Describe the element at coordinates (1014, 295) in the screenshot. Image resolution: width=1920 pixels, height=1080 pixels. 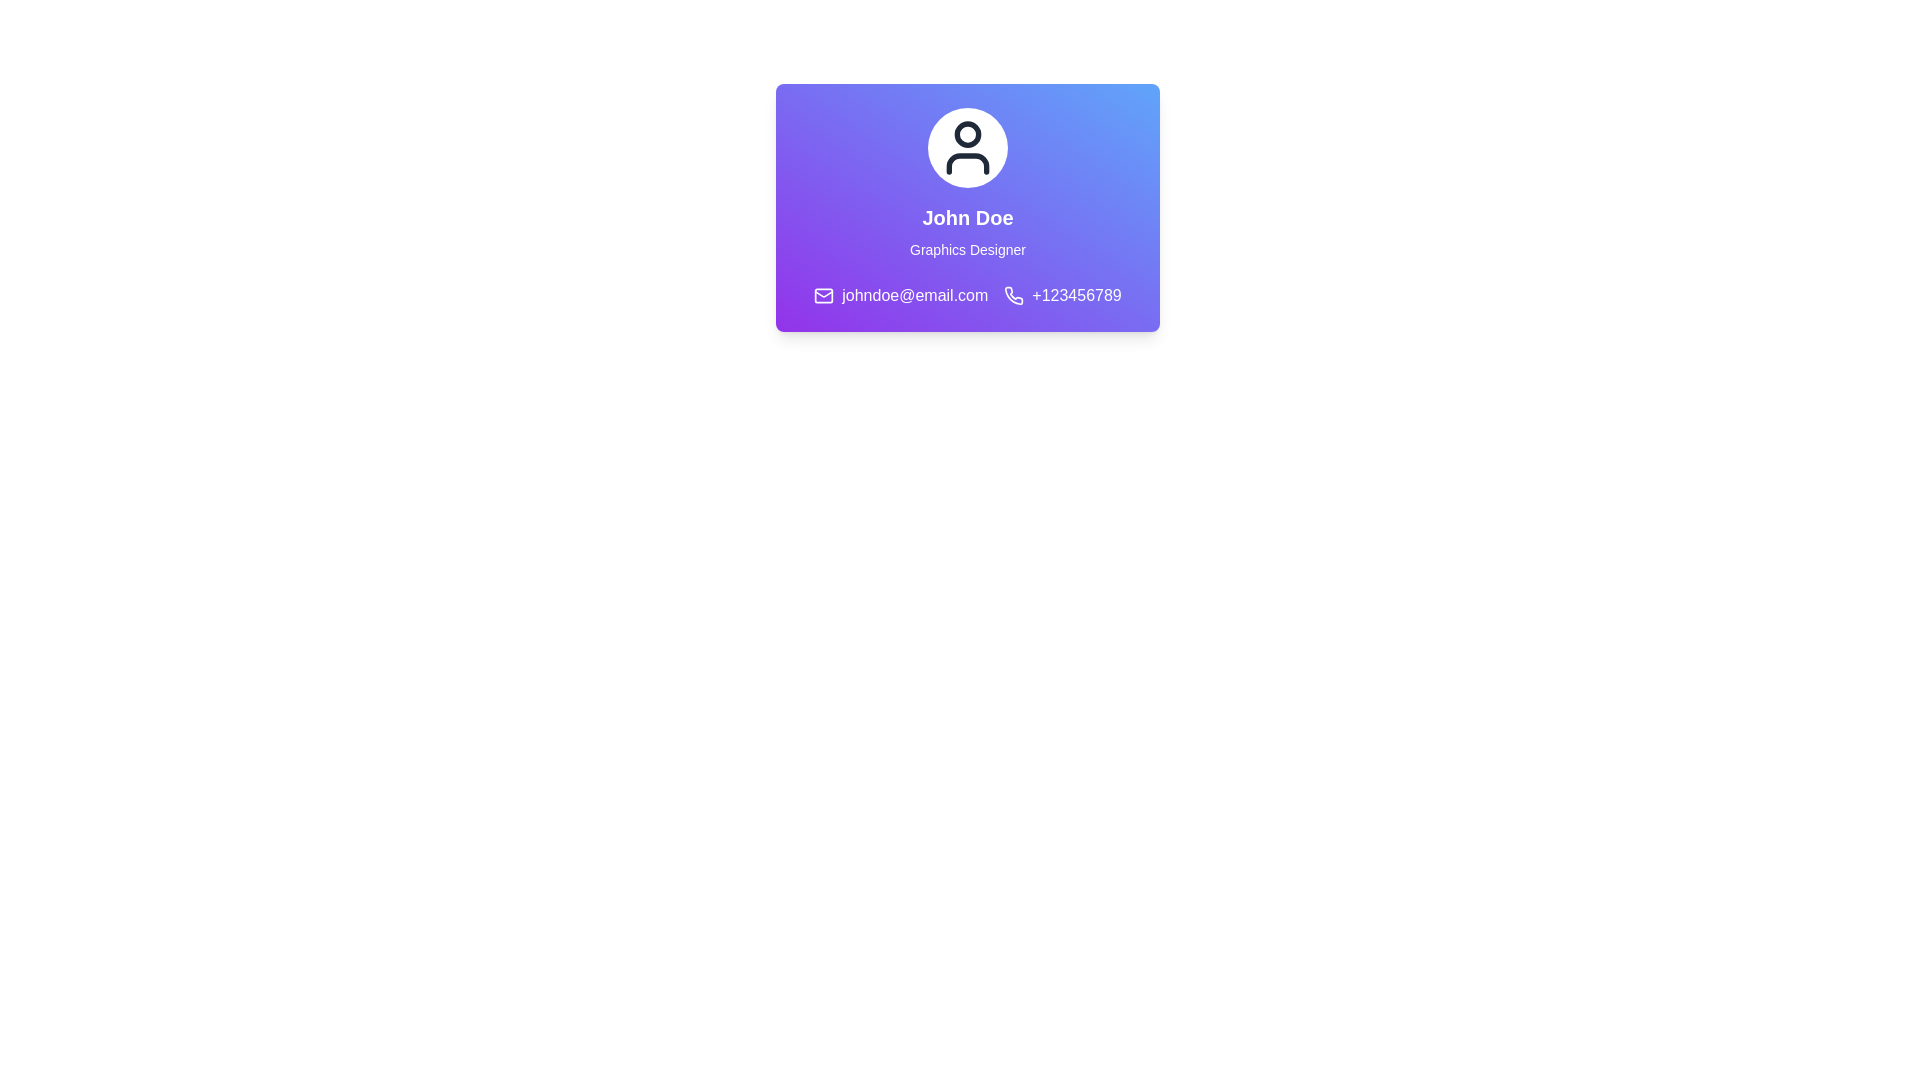
I see `the phone icon located in the lower section of the card layout, which is positioned to the left of the phone number text` at that location.